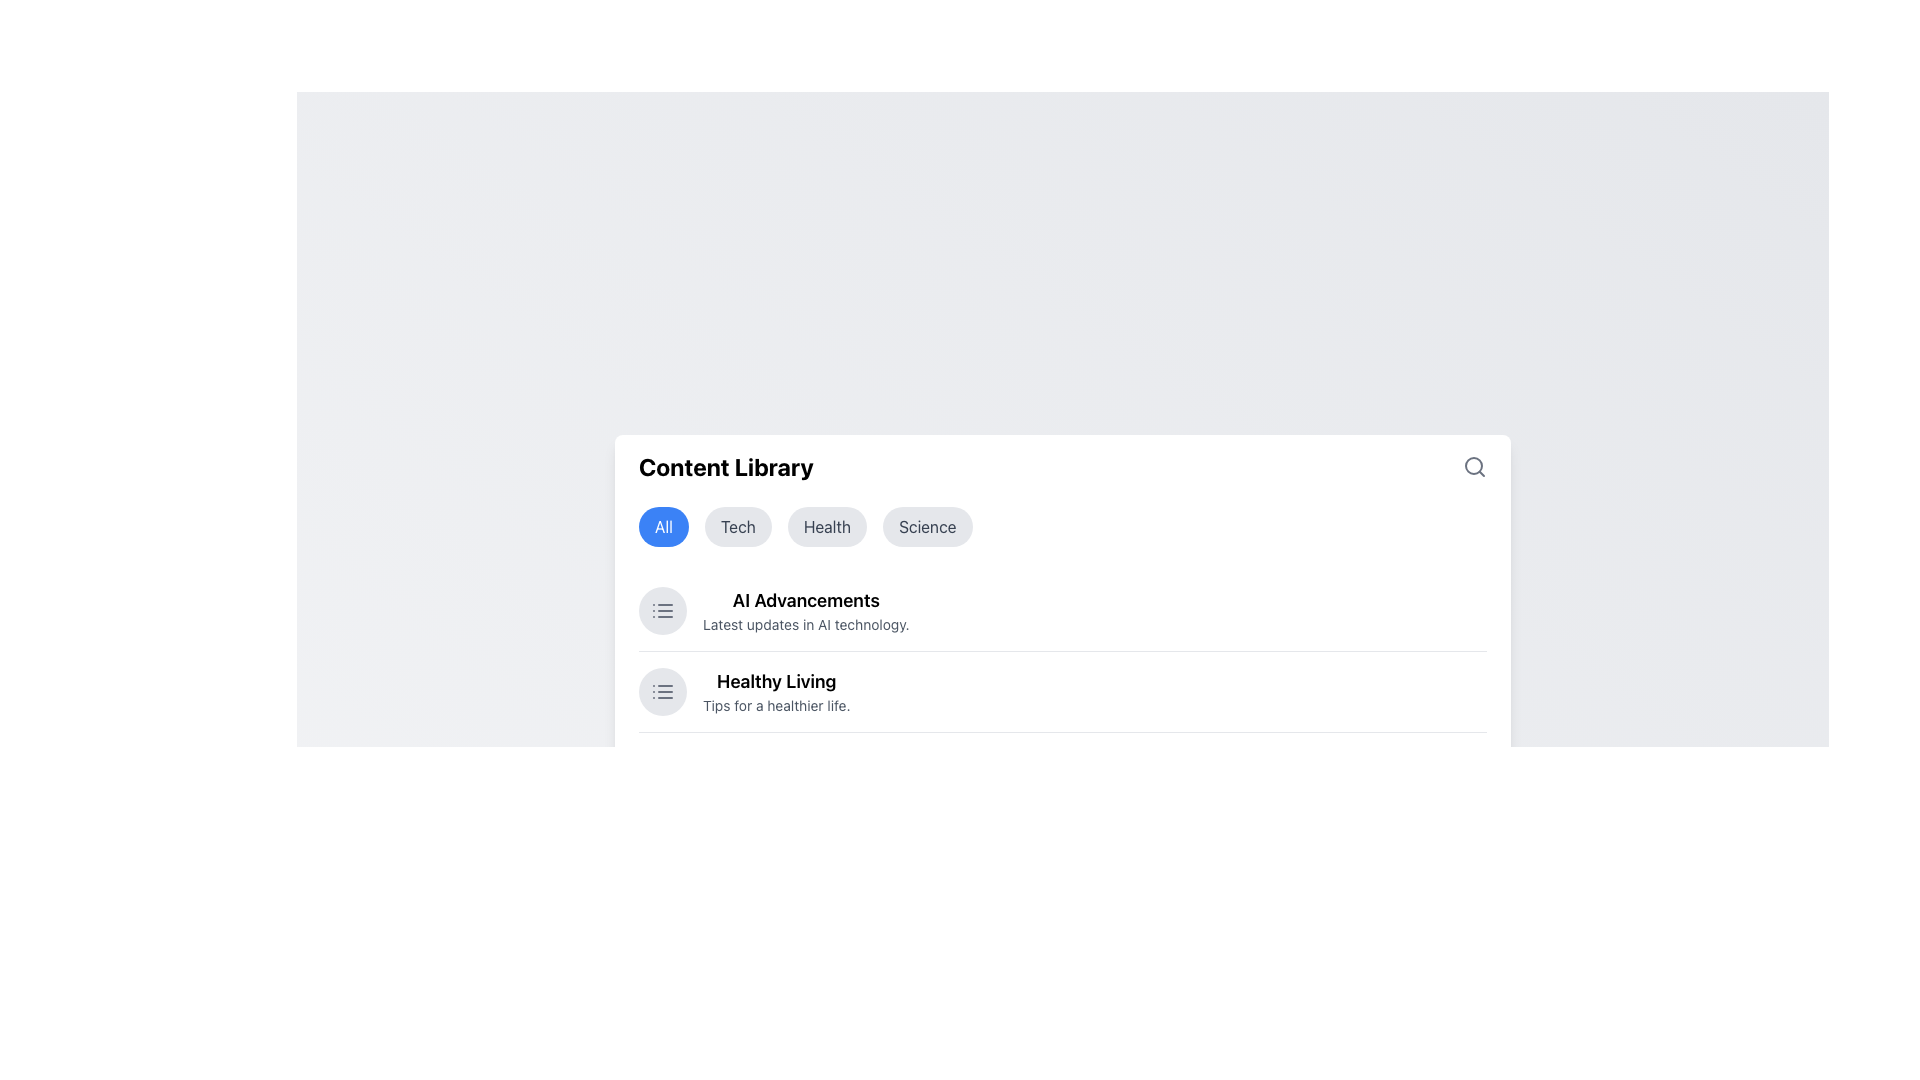 Image resolution: width=1920 pixels, height=1080 pixels. What do you see at coordinates (775, 690) in the screenshot?
I see `the clickable list item with heading and description for 'Healthy Living' to enable keyboard navigation` at bounding box center [775, 690].